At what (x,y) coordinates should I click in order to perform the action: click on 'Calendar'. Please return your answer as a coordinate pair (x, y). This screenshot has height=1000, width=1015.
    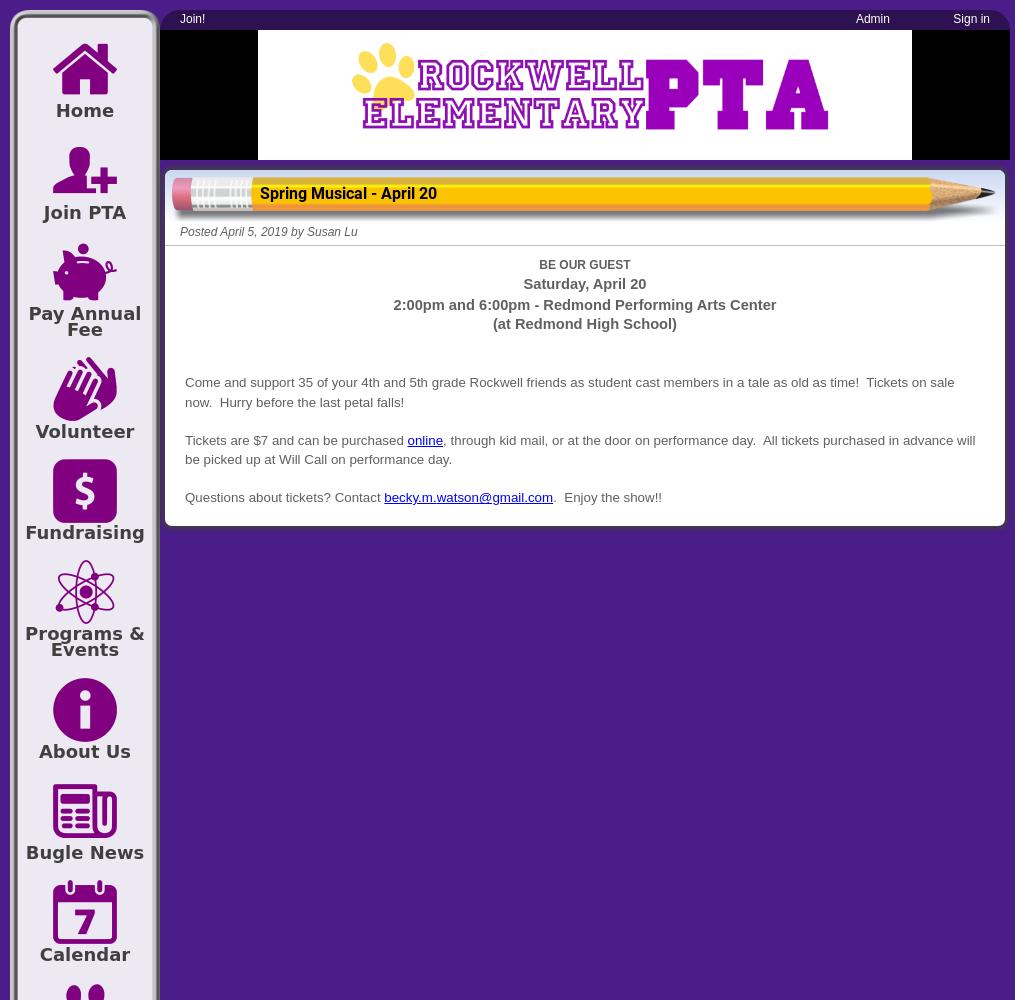
    Looking at the image, I should click on (84, 952).